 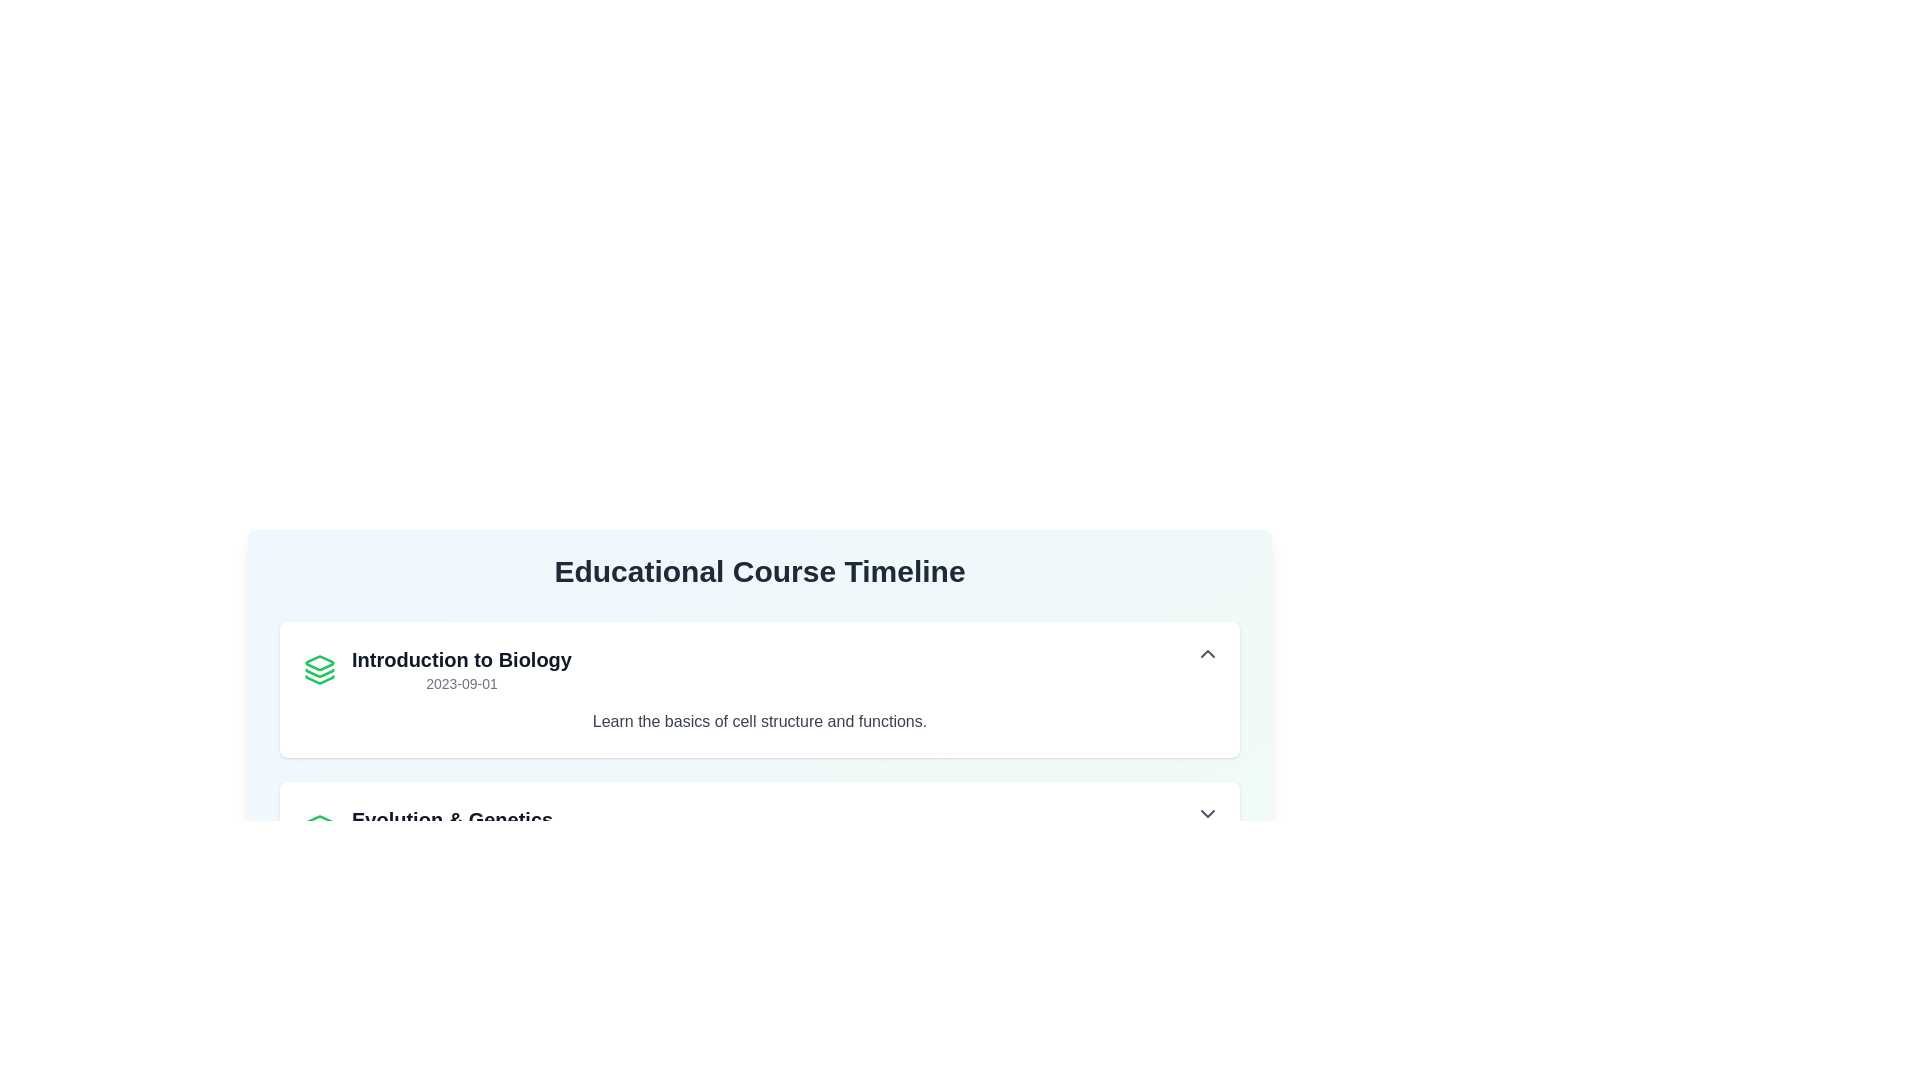 What do you see at coordinates (758, 721) in the screenshot?
I see `the Text Label that provides a brief description or summary of the educational topic directly below the title 'Introduction to Biology' and the date '2023-09-01'` at bounding box center [758, 721].